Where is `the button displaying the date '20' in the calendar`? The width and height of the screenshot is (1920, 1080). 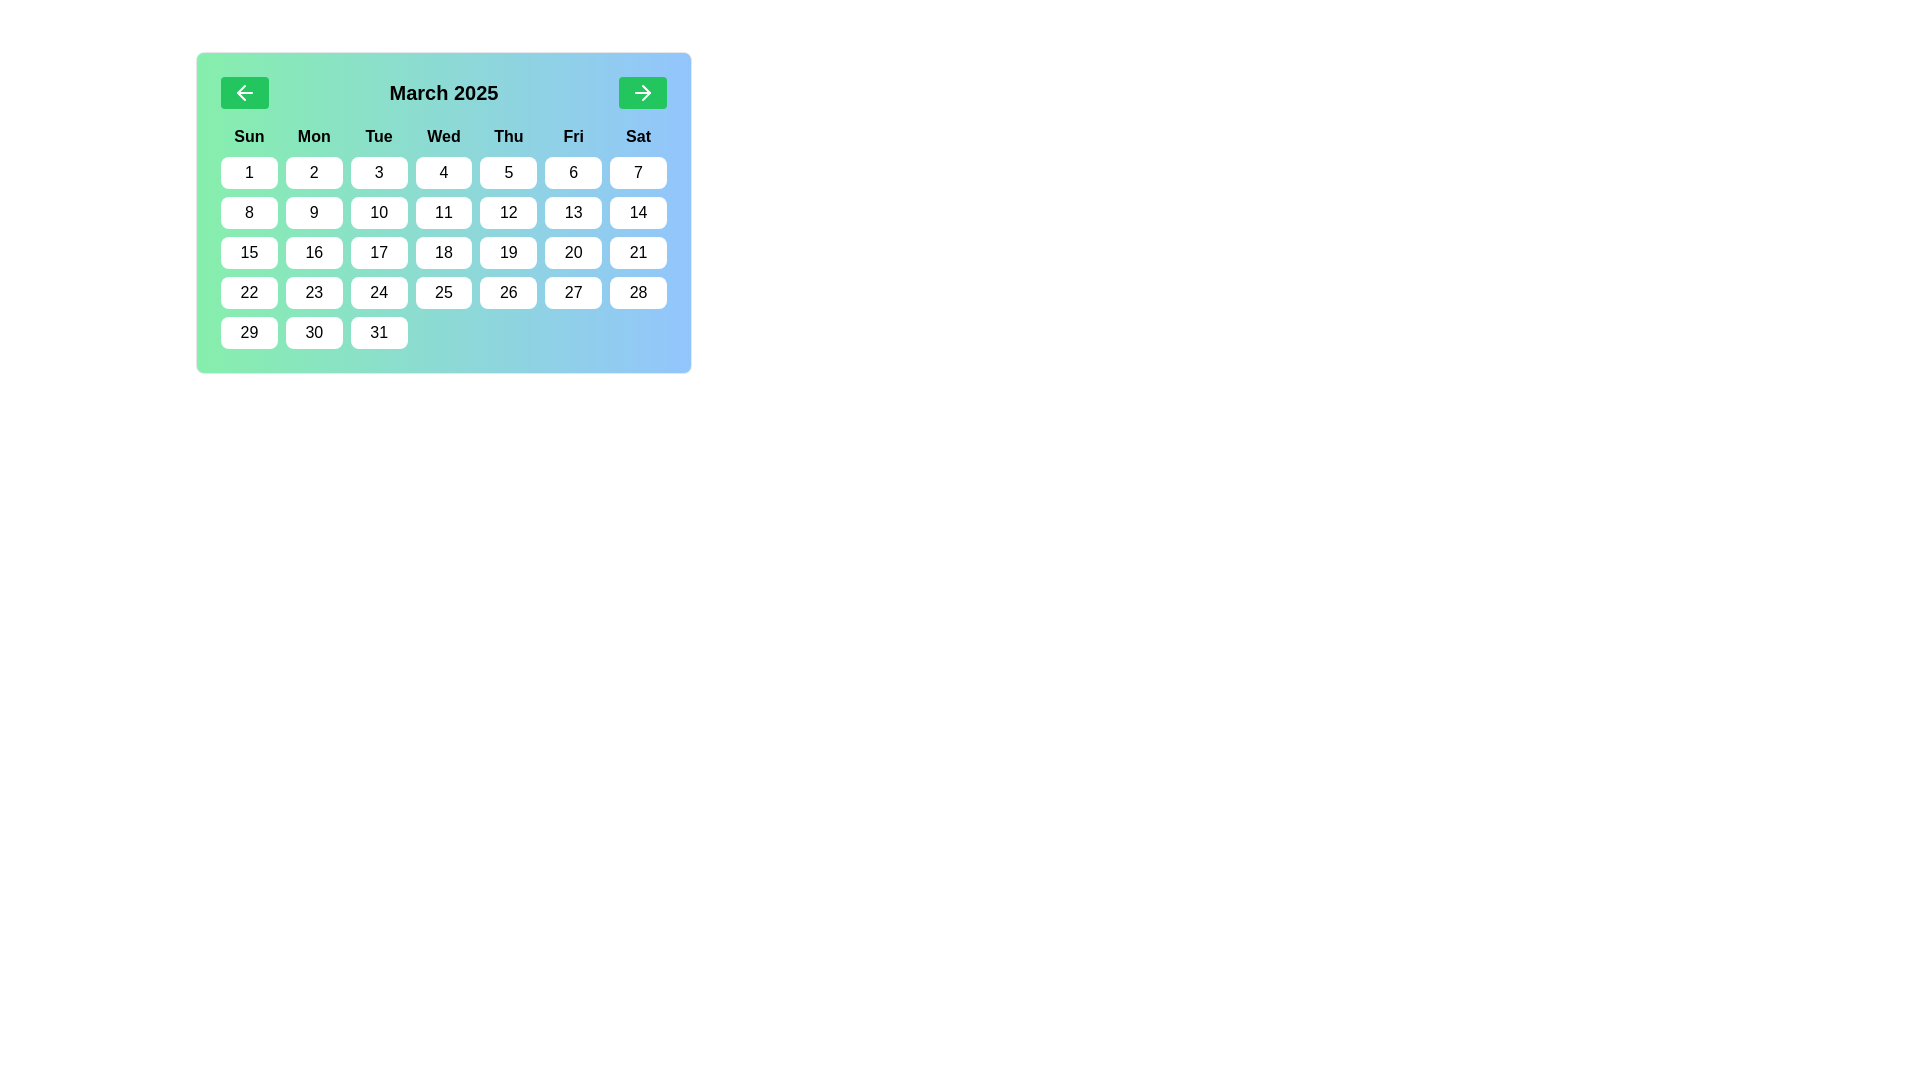
the button displaying the date '20' in the calendar is located at coordinates (572, 252).